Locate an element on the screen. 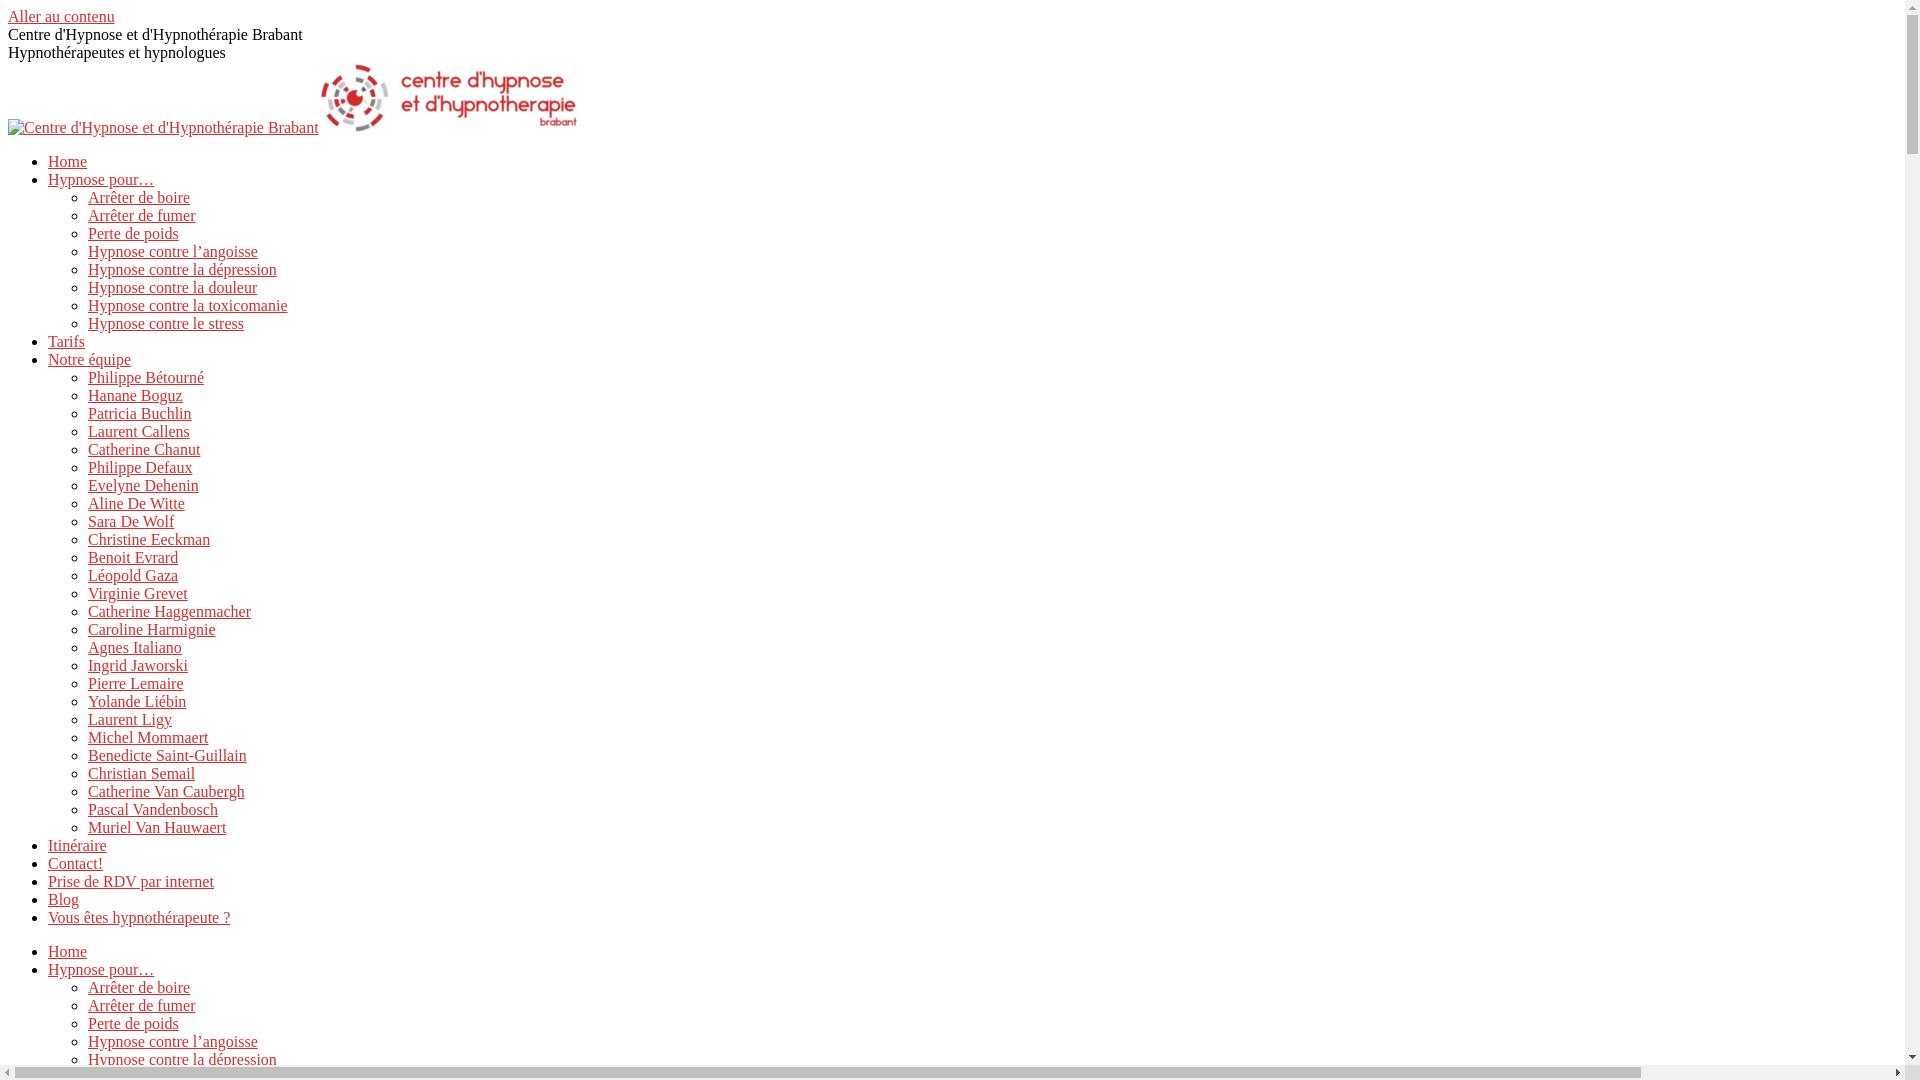 This screenshot has width=1920, height=1080. 'Blog' is located at coordinates (48, 898).